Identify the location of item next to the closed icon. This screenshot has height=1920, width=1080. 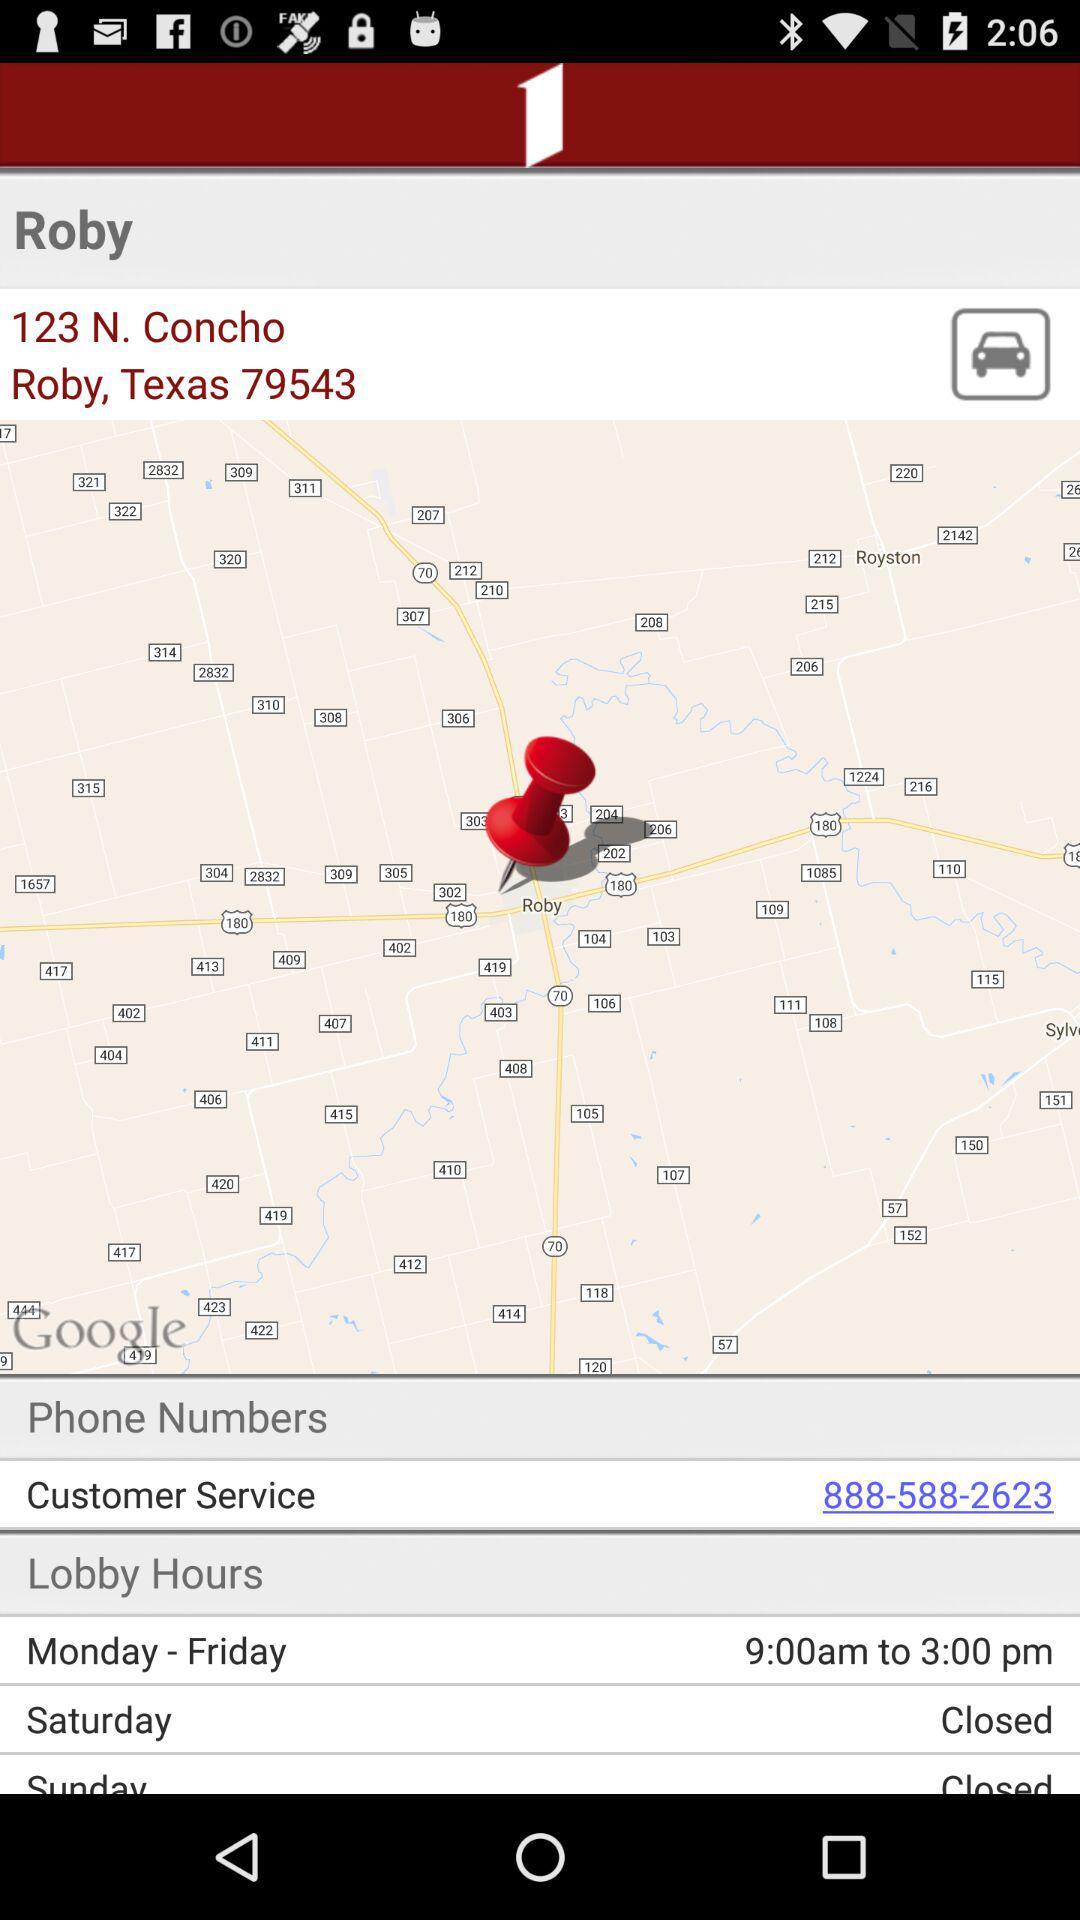
(290, 1717).